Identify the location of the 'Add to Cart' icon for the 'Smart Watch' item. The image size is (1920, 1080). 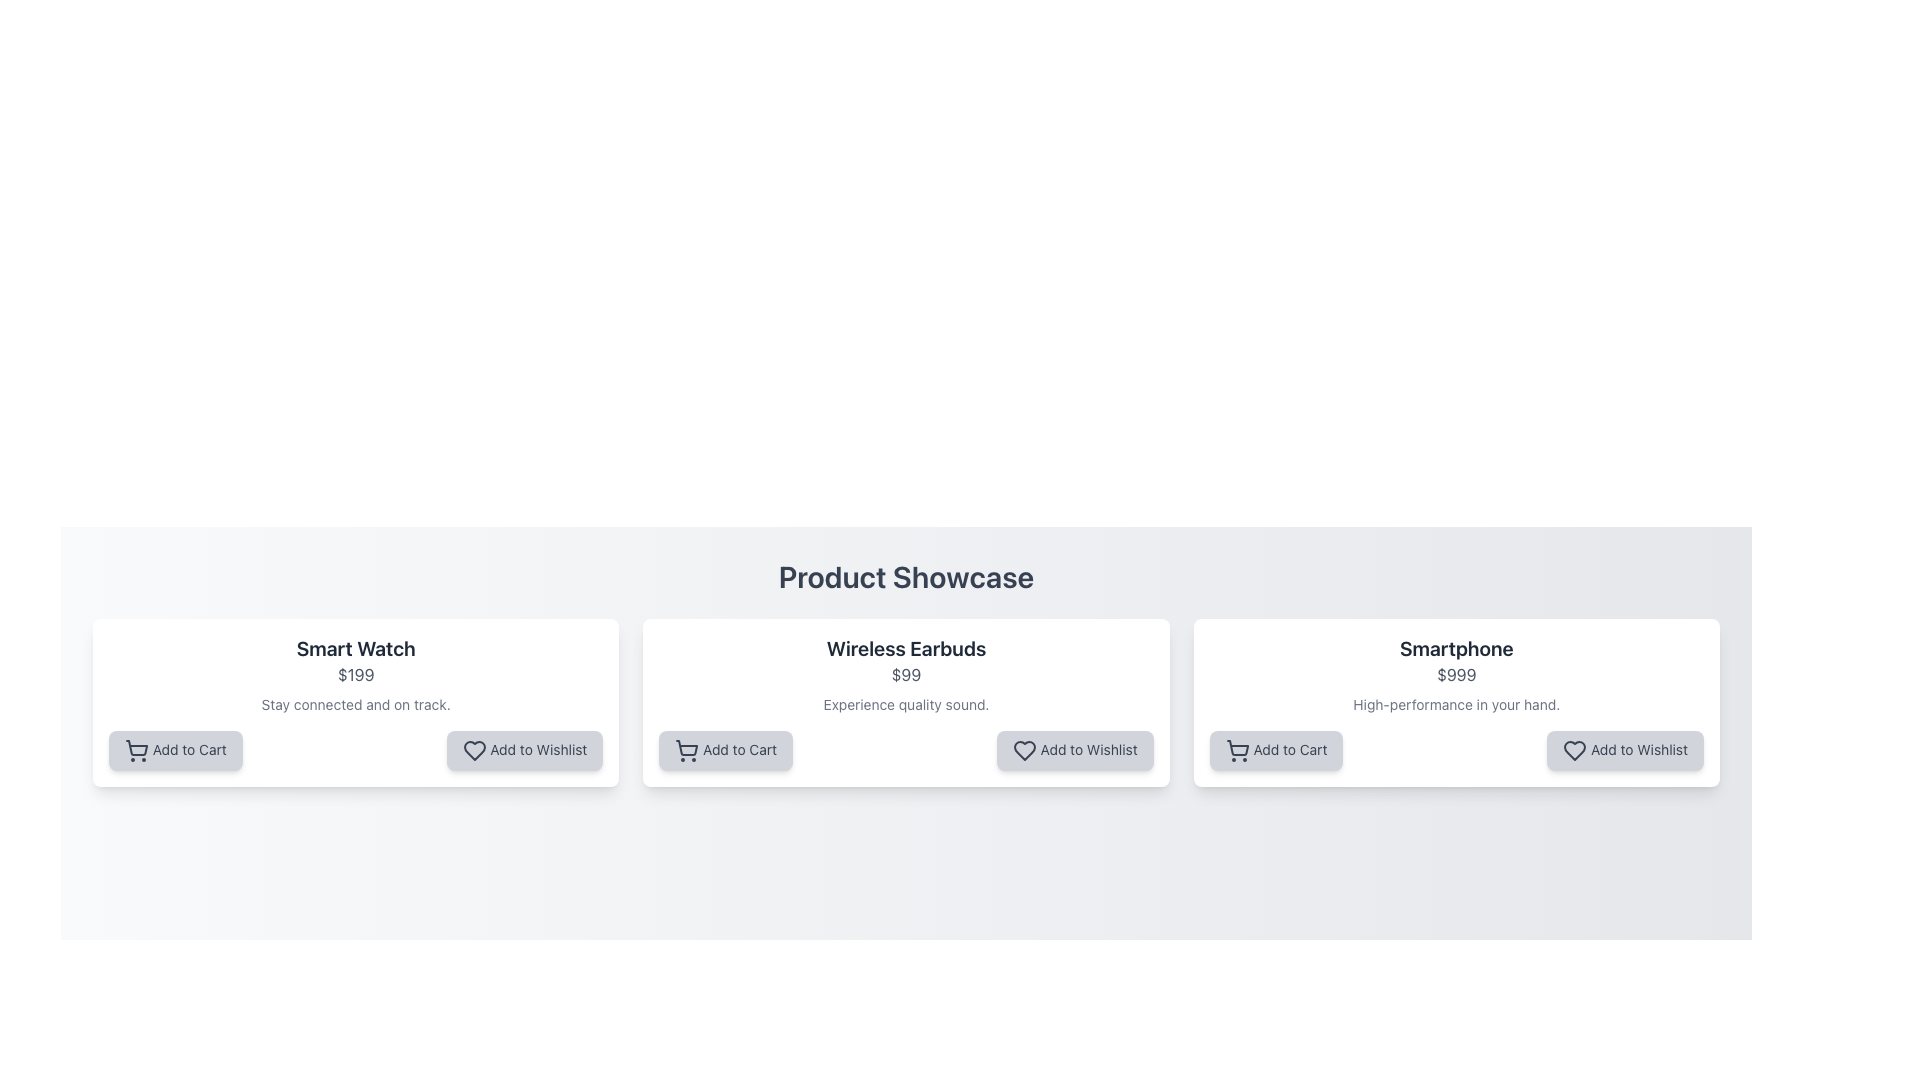
(136, 751).